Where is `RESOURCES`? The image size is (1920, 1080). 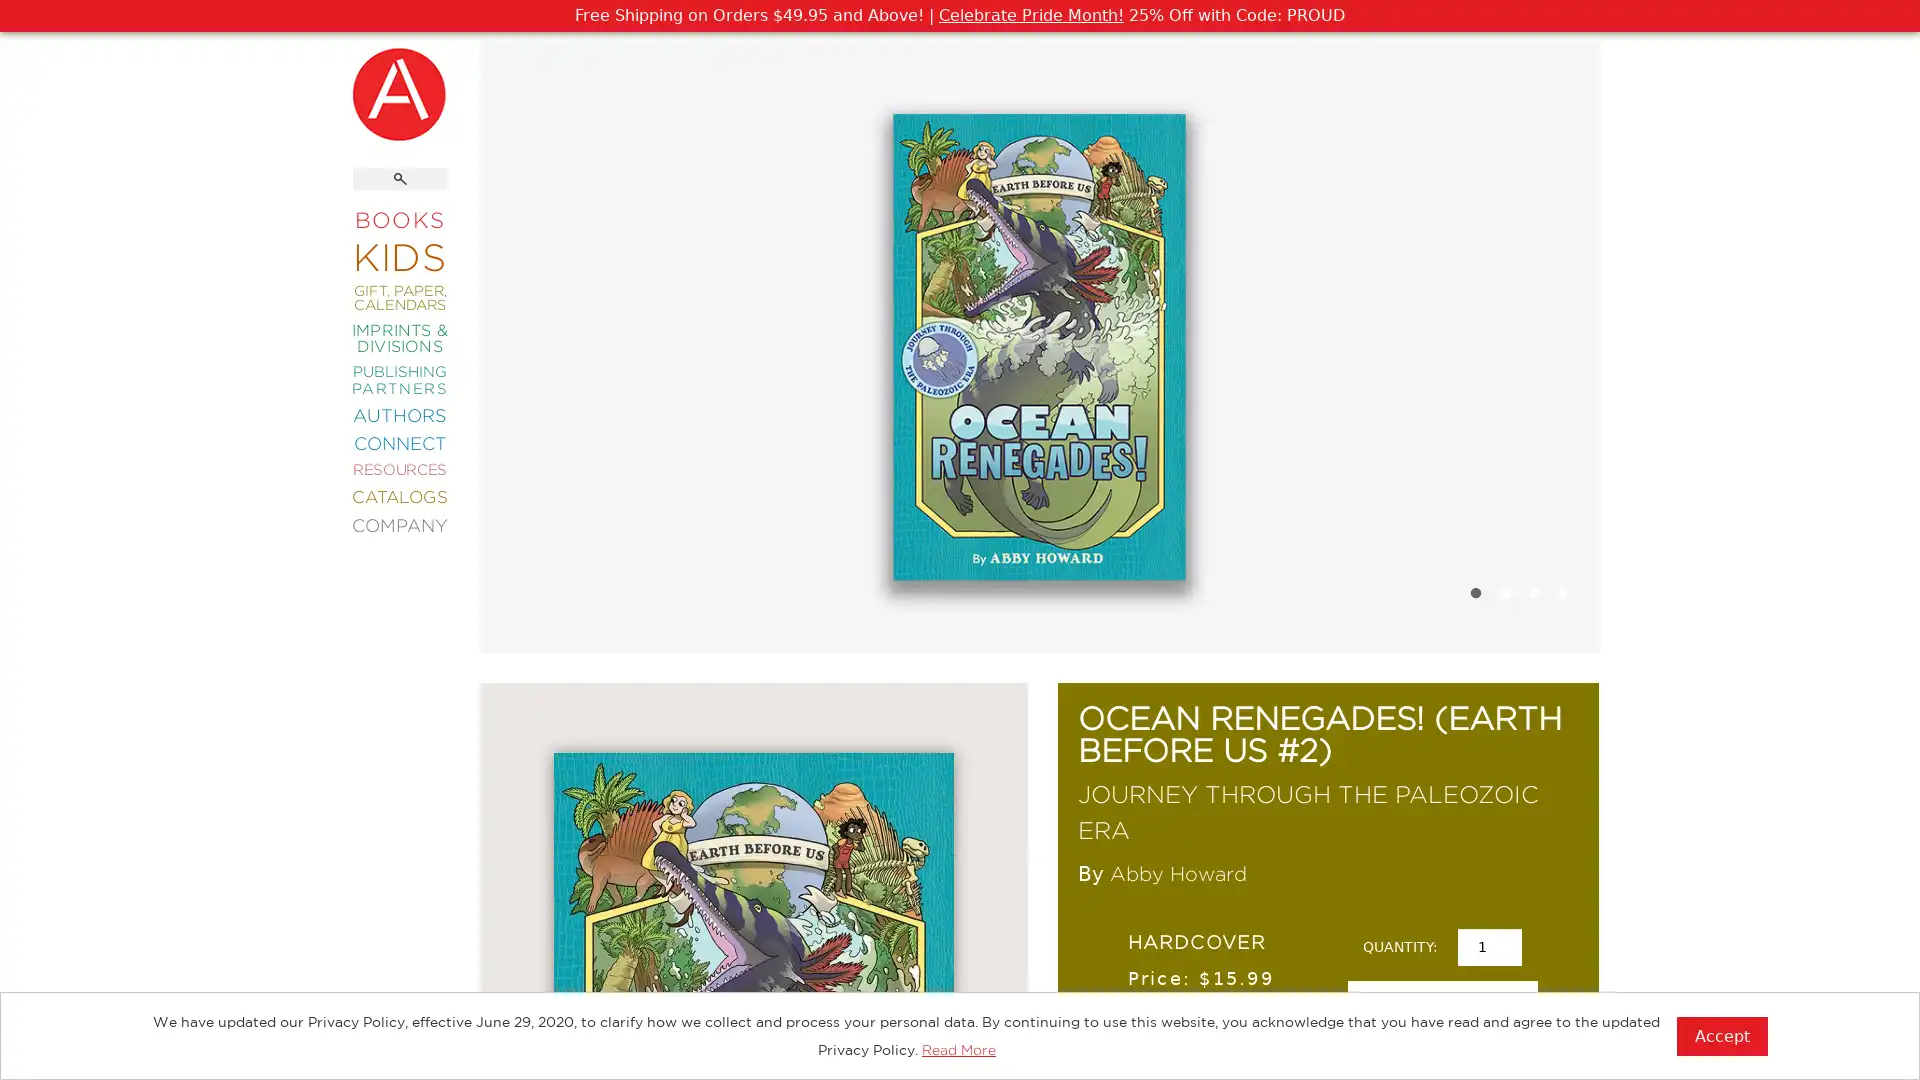 RESOURCES is located at coordinates (399, 469).